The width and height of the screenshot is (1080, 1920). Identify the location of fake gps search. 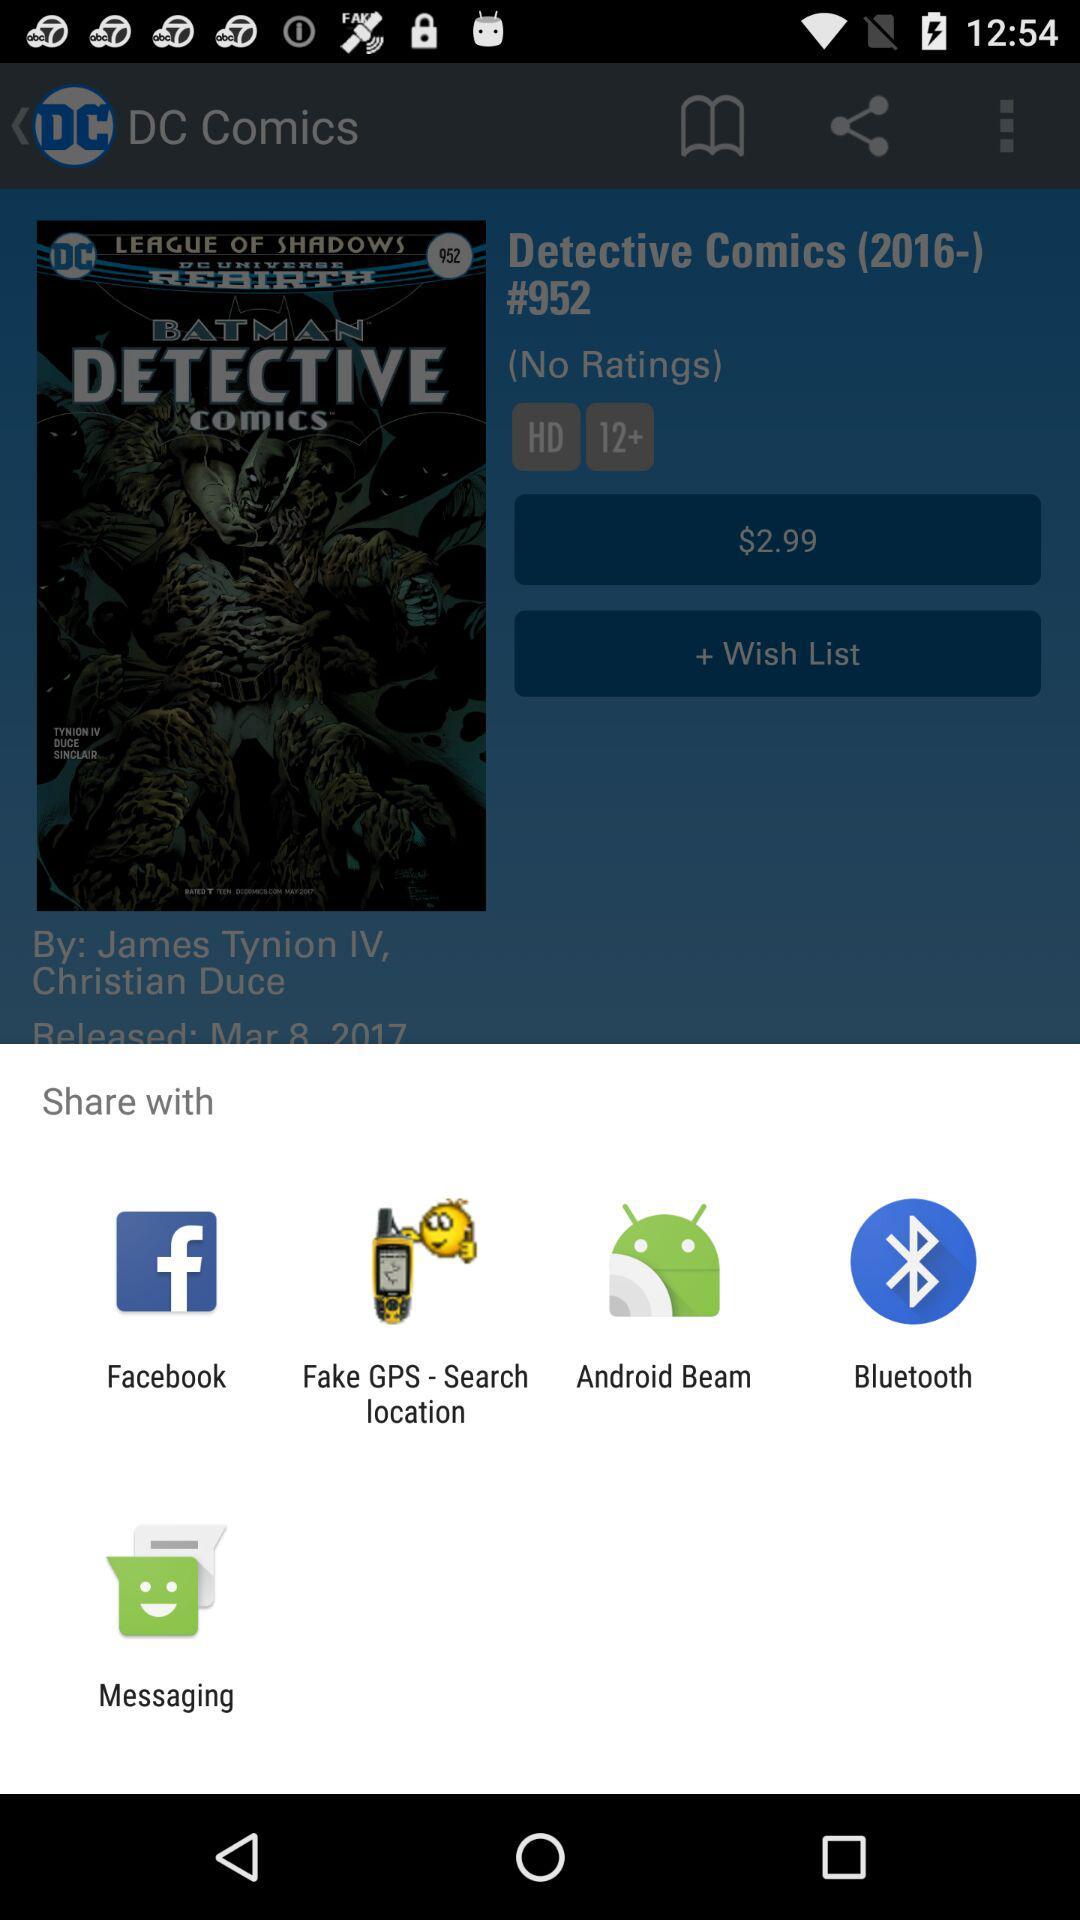
(414, 1392).